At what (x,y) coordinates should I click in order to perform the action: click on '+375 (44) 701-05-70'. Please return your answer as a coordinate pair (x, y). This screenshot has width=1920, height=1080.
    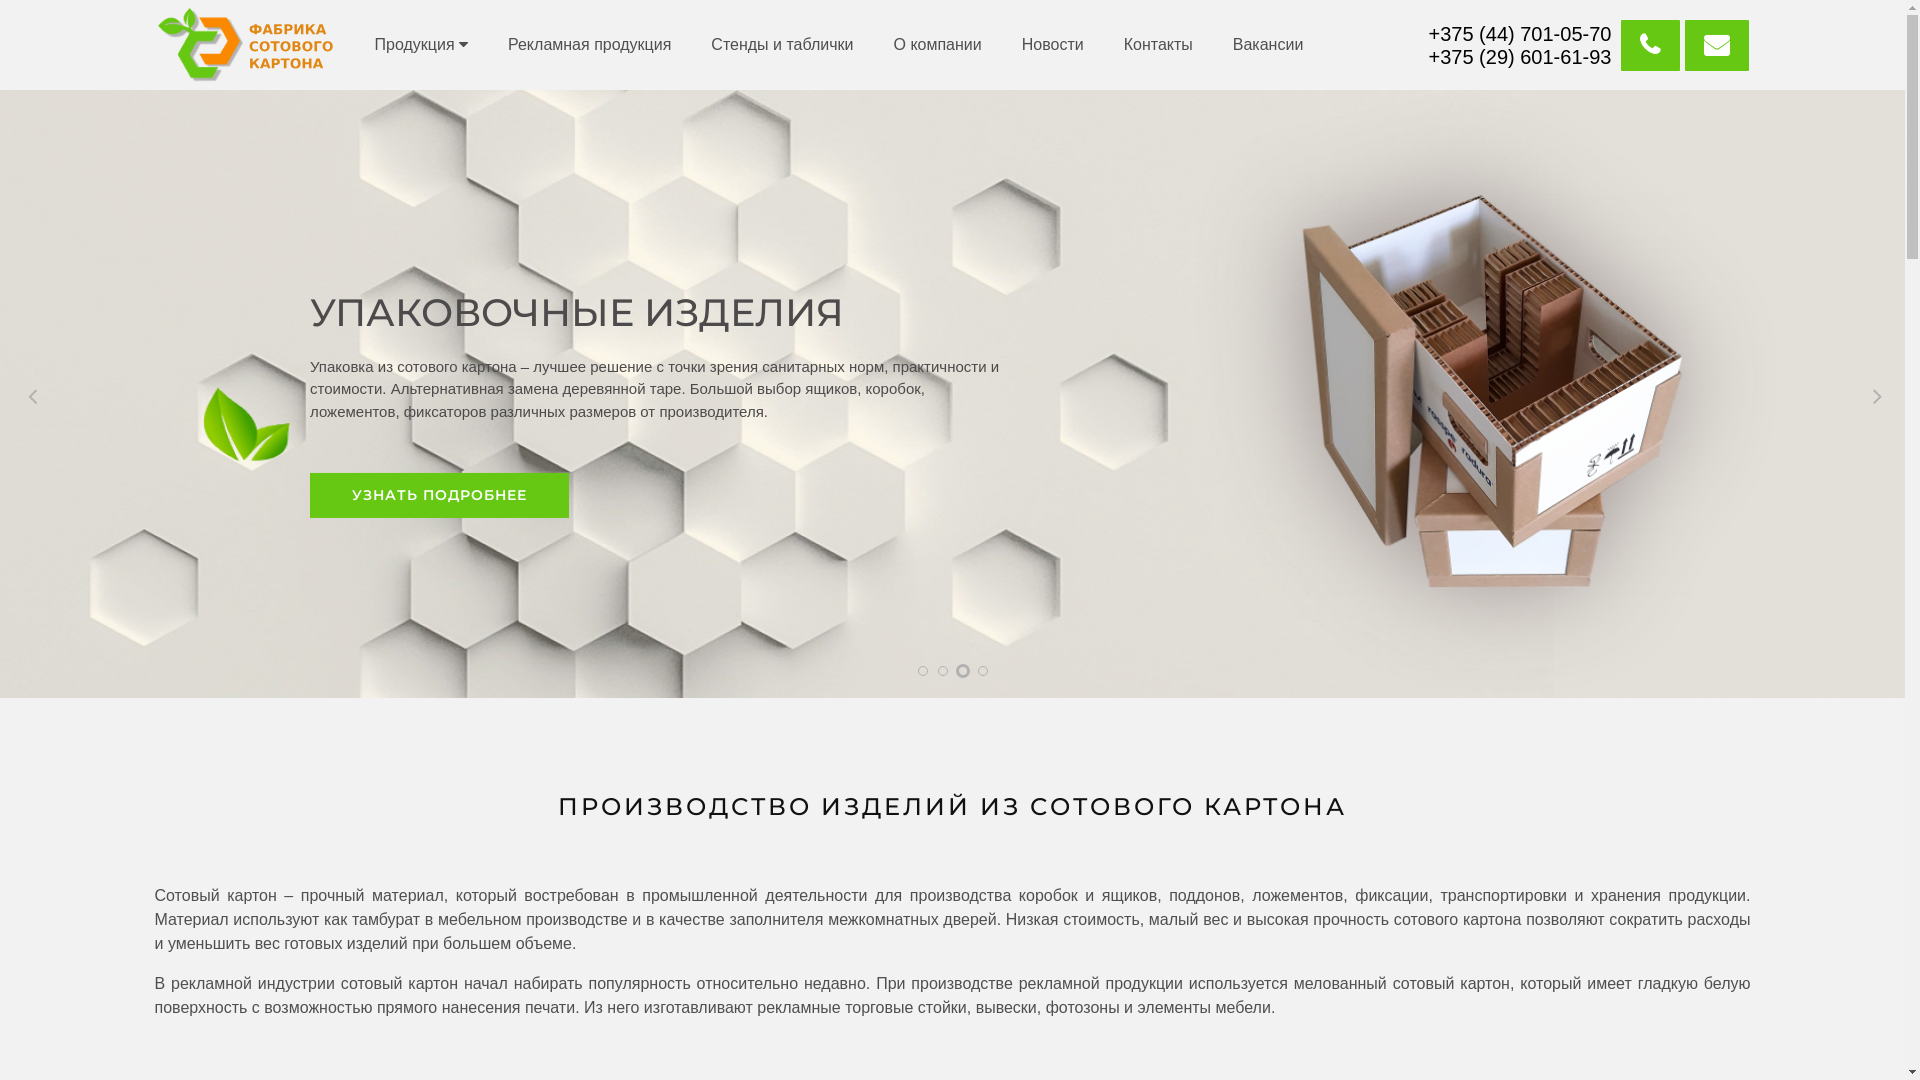
    Looking at the image, I should click on (1520, 33).